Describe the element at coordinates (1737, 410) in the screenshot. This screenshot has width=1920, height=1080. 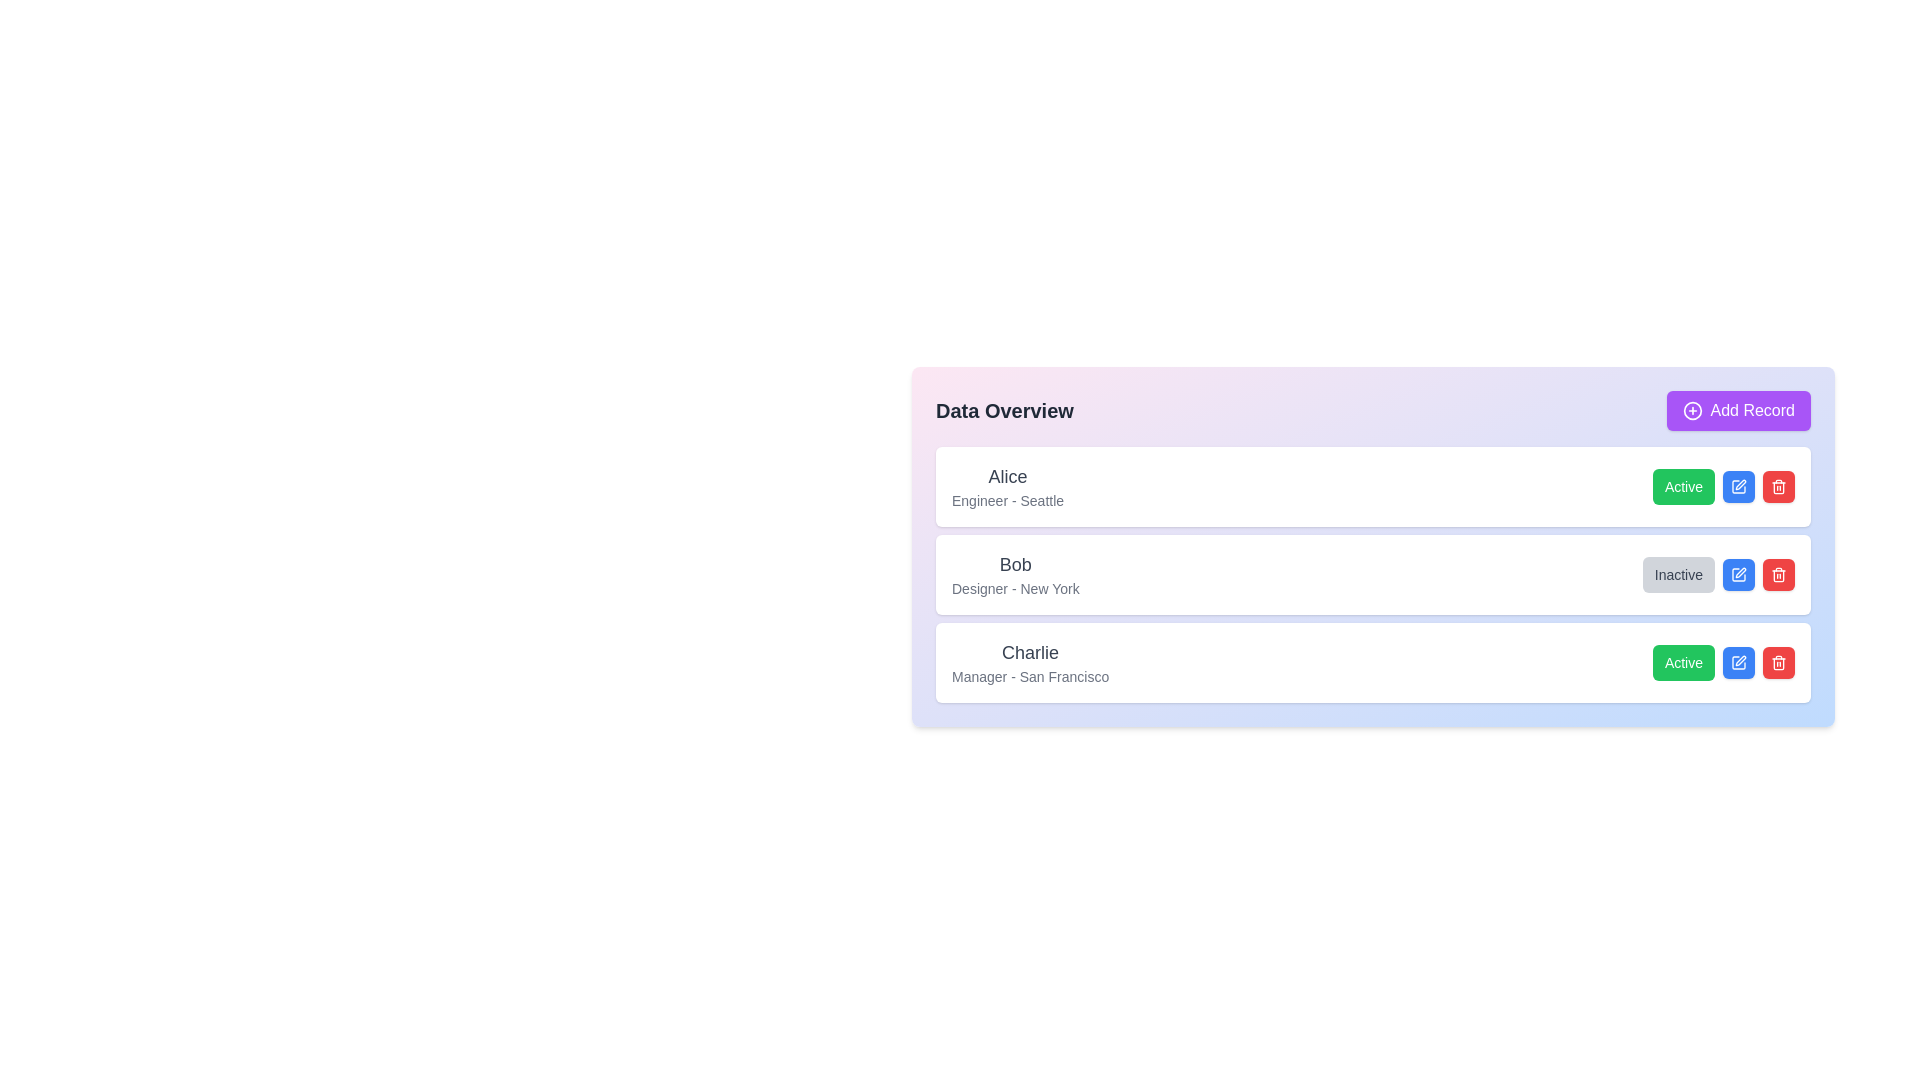
I see `the 'Add New Record' button located in the top-right corner of the 'Data Overview' panel` at that location.